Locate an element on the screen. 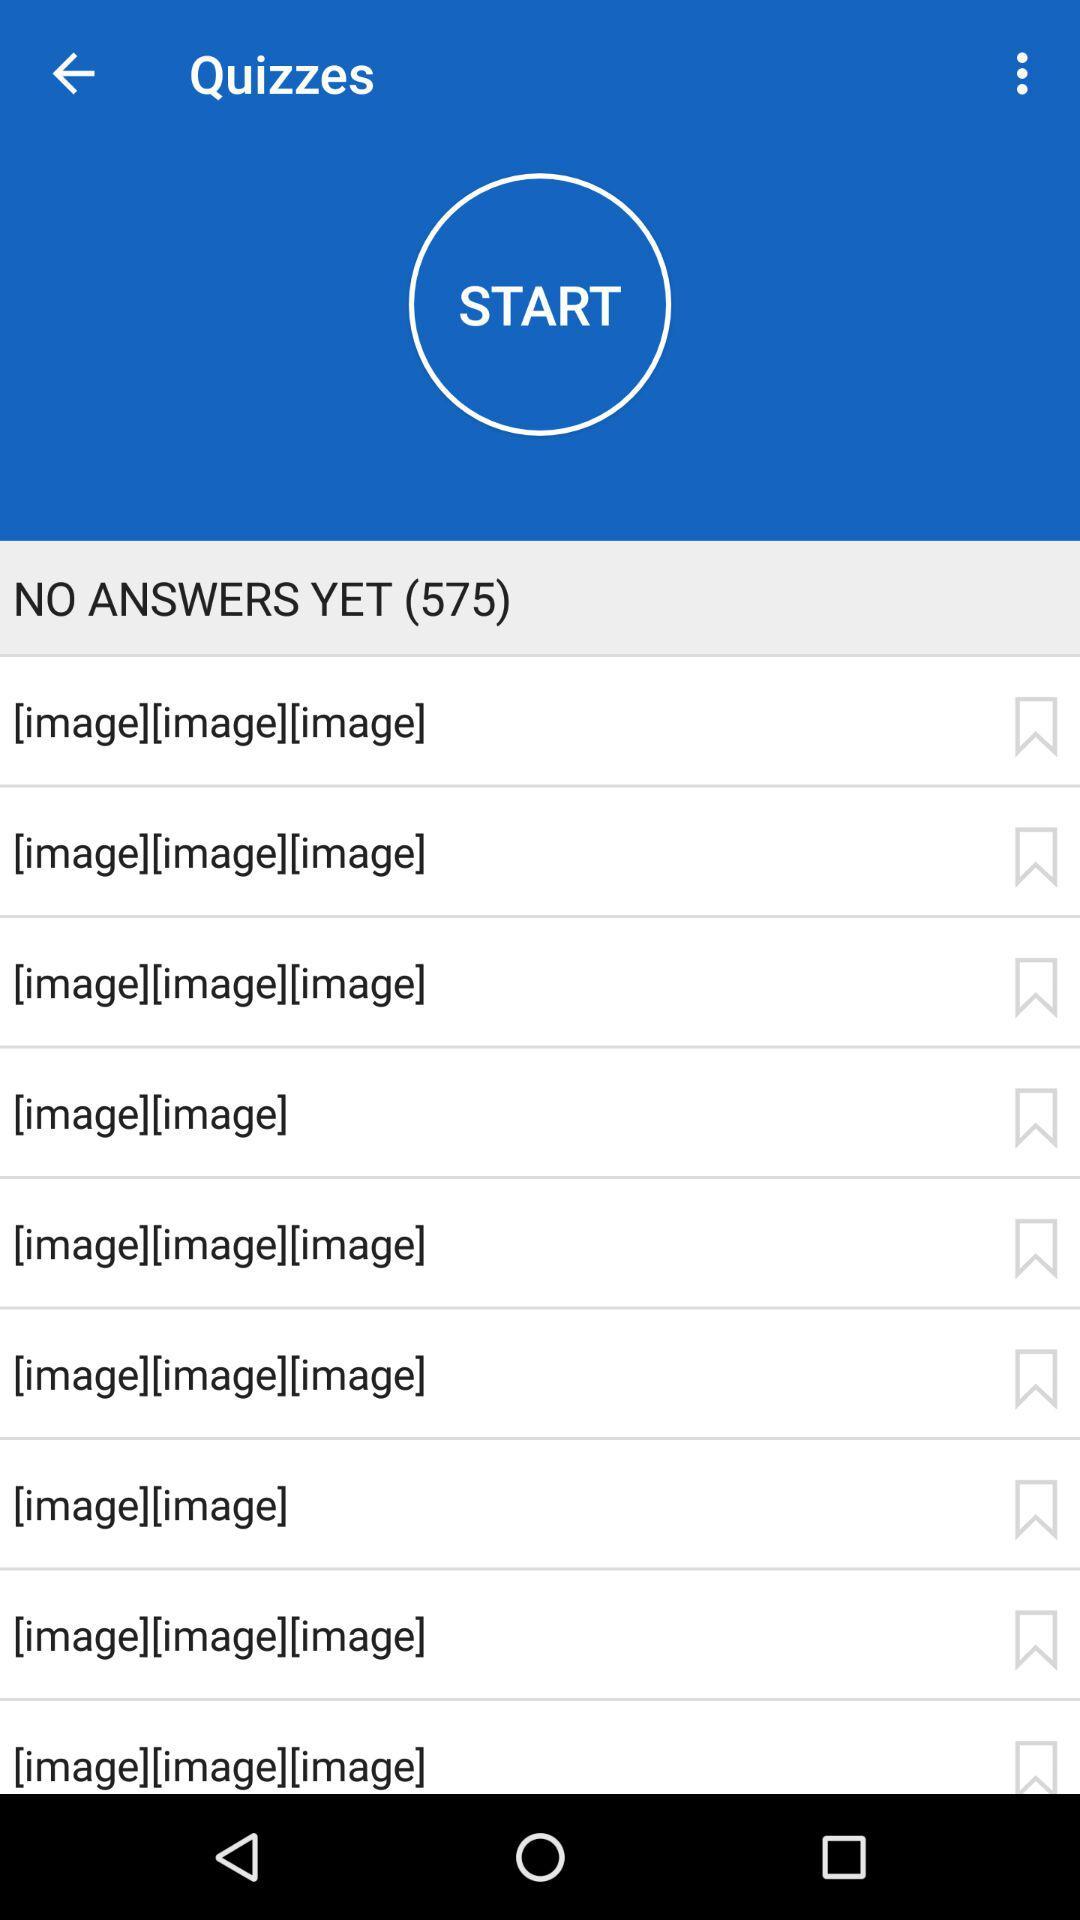 The image size is (1080, 1920). the save button at bottom right is located at coordinates (1035, 1766).